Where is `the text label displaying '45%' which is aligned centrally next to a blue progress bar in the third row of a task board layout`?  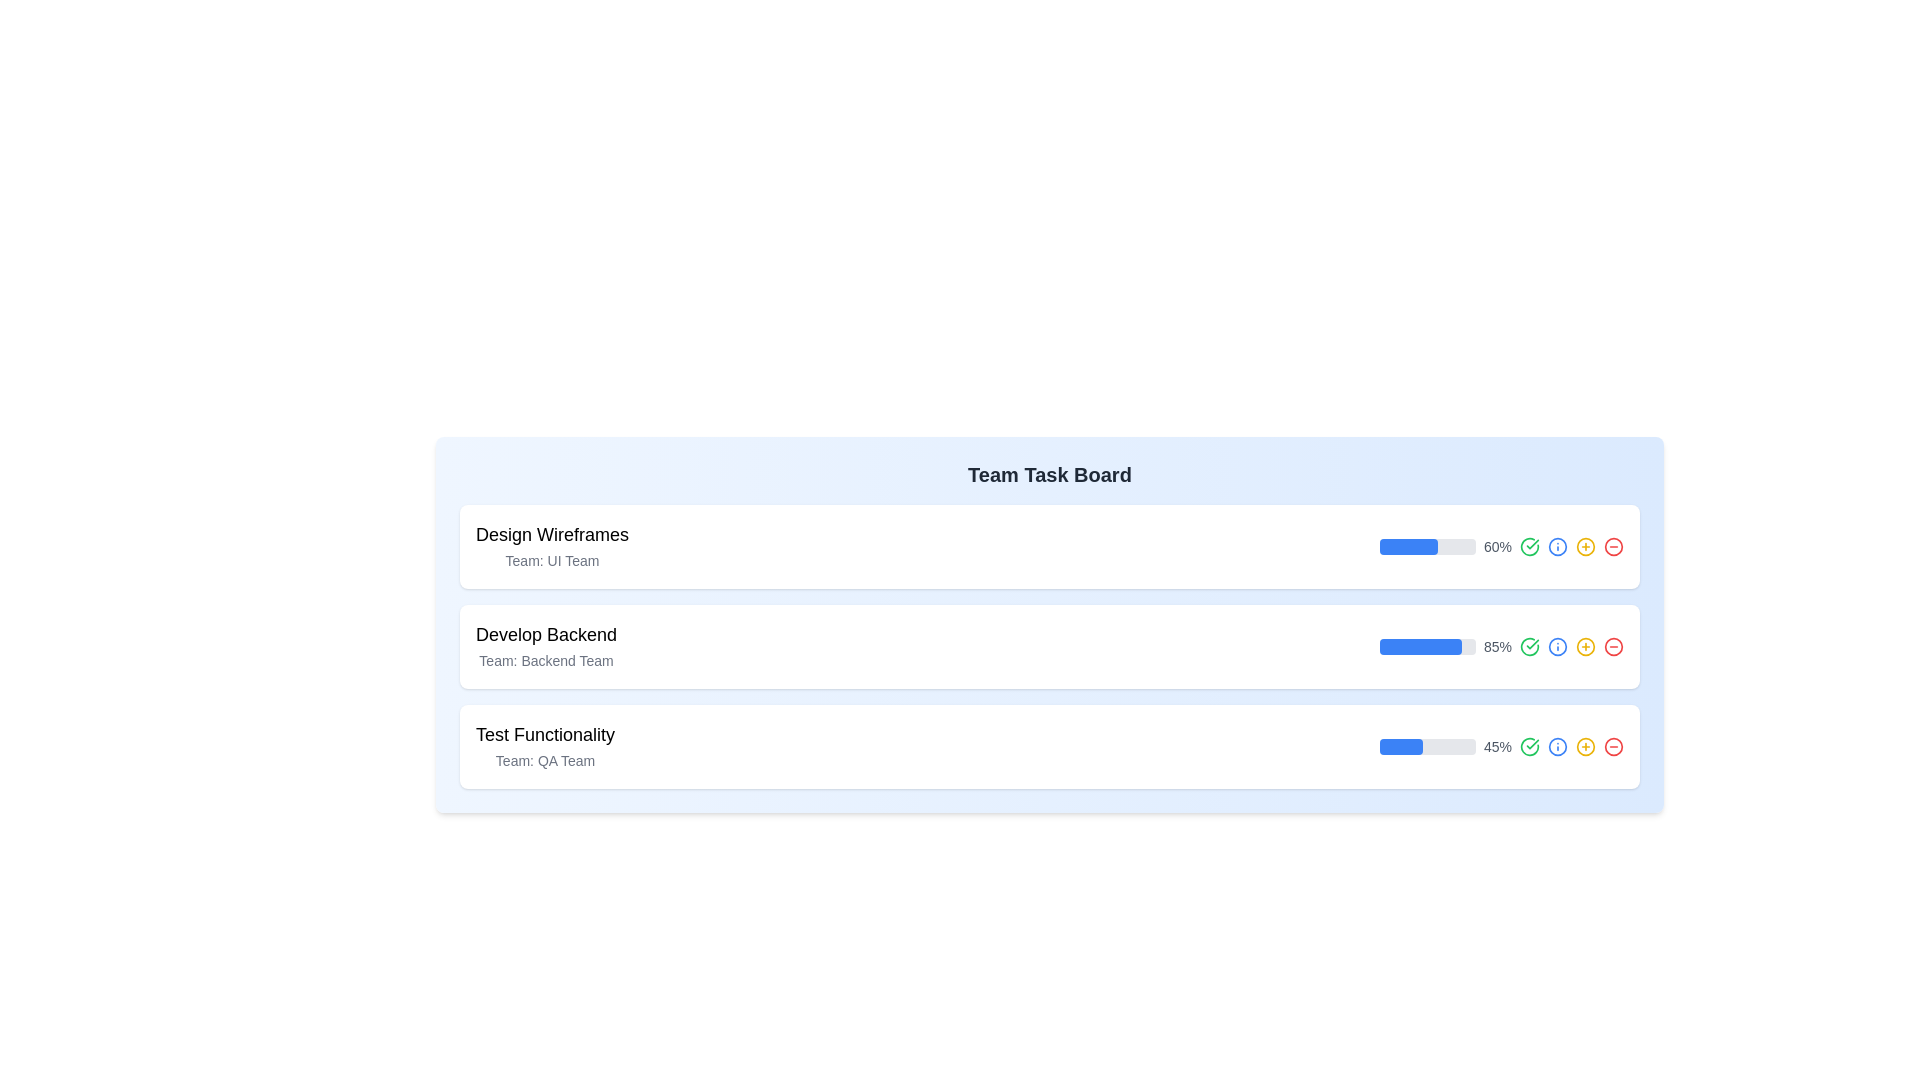 the text label displaying '45%' which is aligned centrally next to a blue progress bar in the third row of a task board layout is located at coordinates (1497, 747).